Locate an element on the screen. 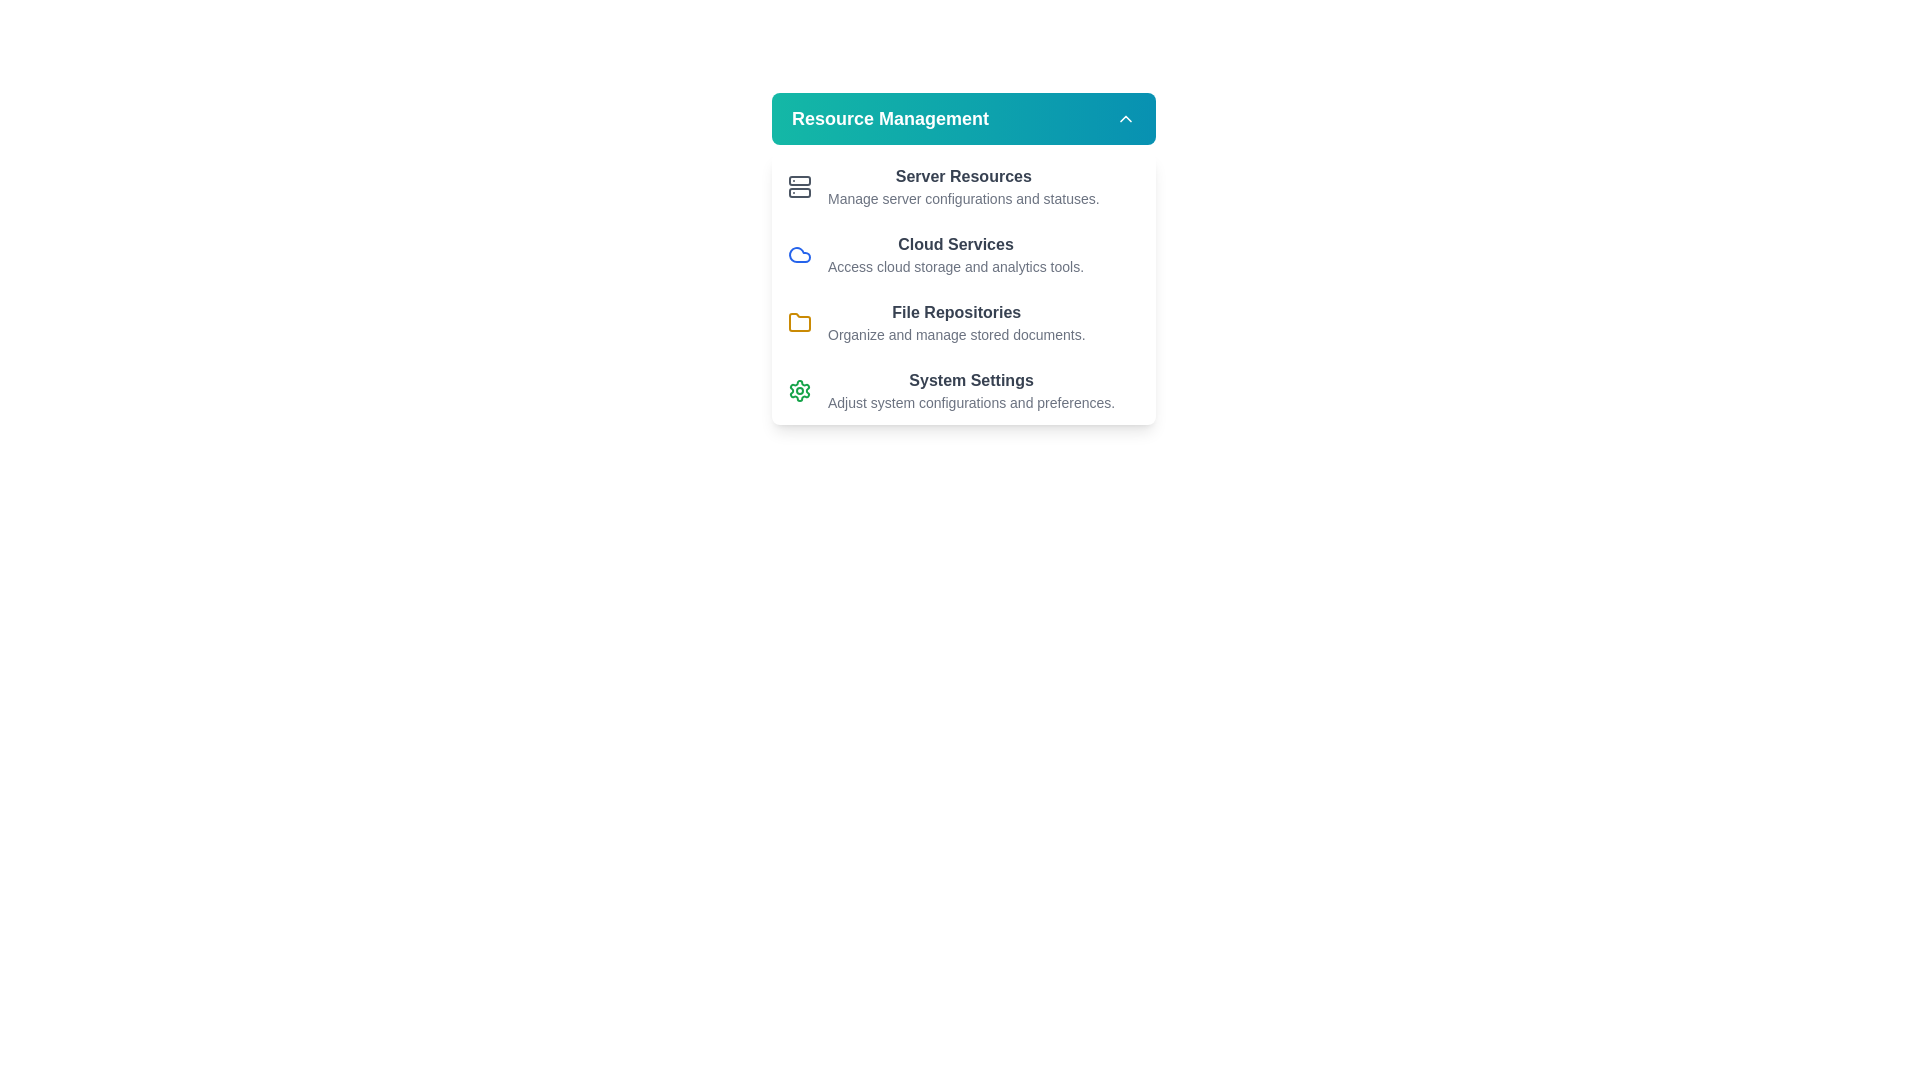 The image size is (1920, 1080). the cloud icon in the 'Resource Management' section, which is the second icon associated with 'Cloud Services' is located at coordinates (800, 253).